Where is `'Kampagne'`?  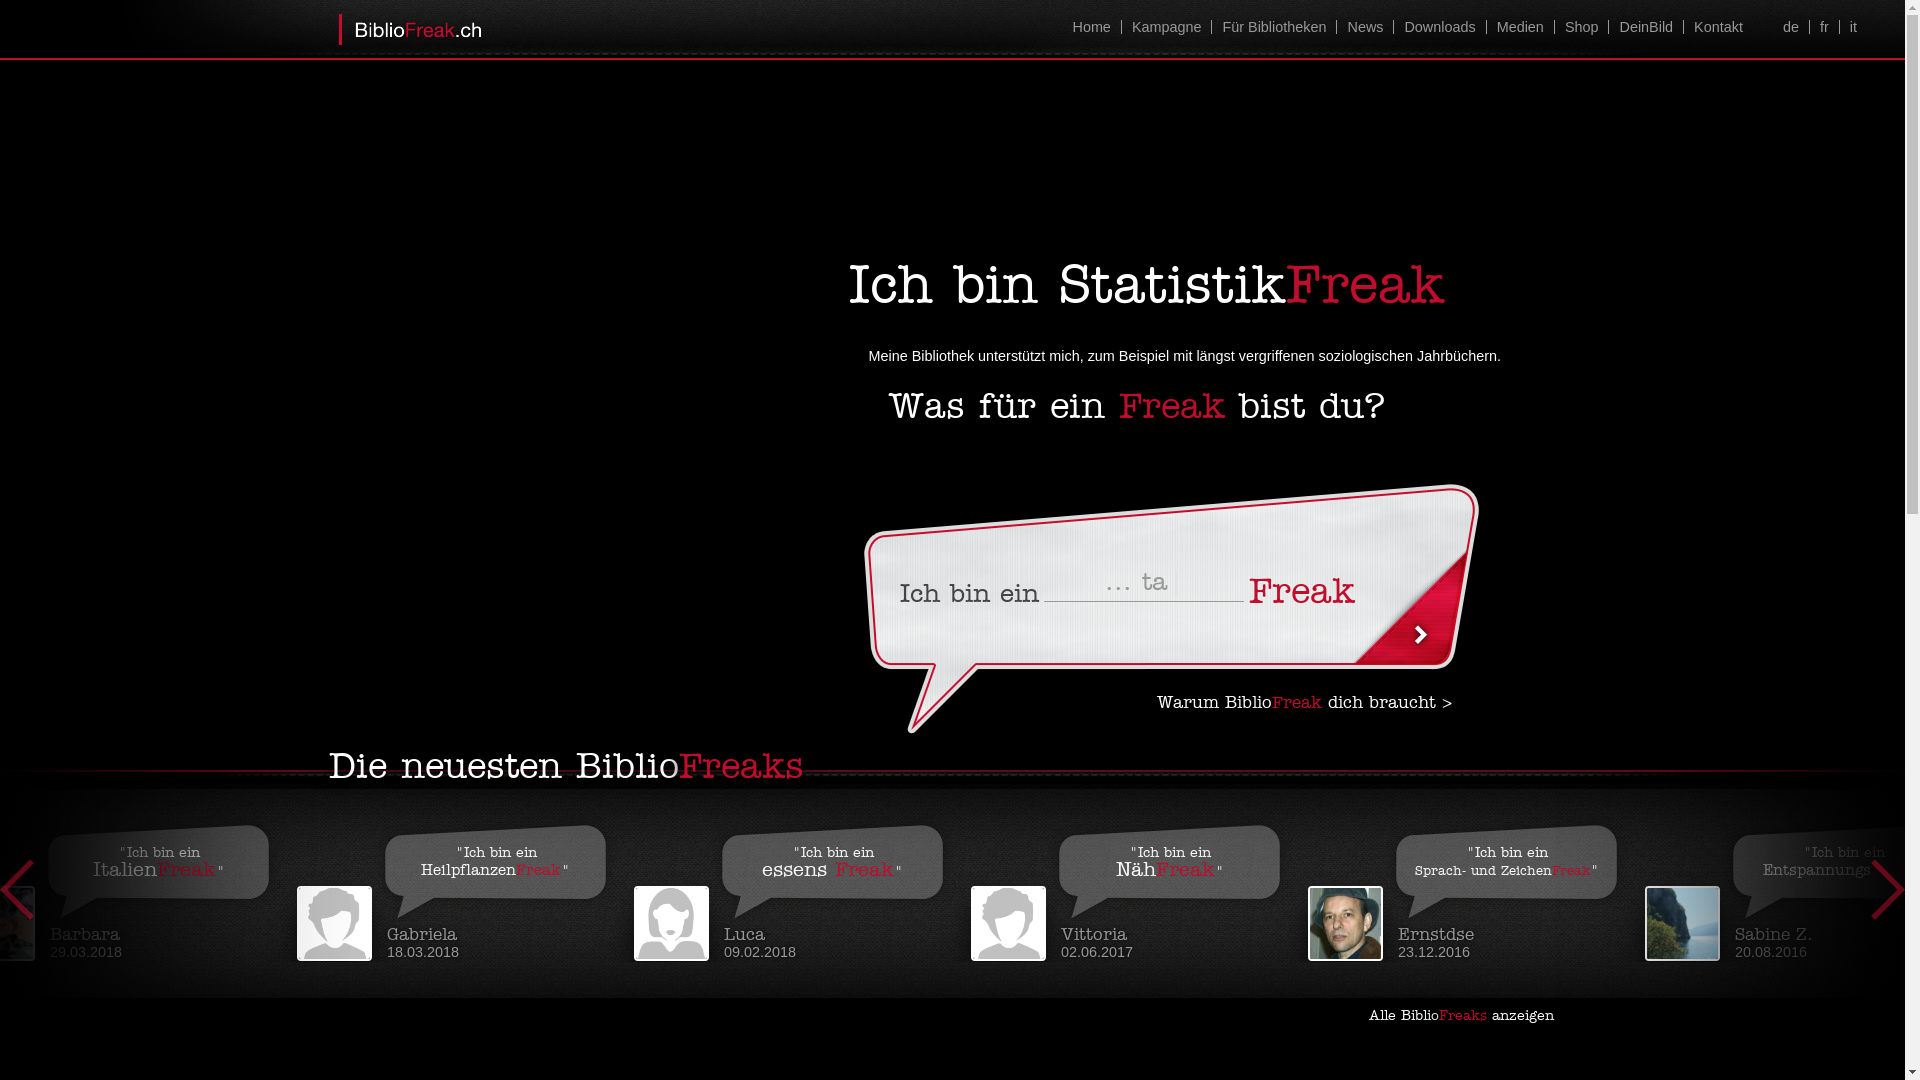 'Kampagne' is located at coordinates (1121, 27).